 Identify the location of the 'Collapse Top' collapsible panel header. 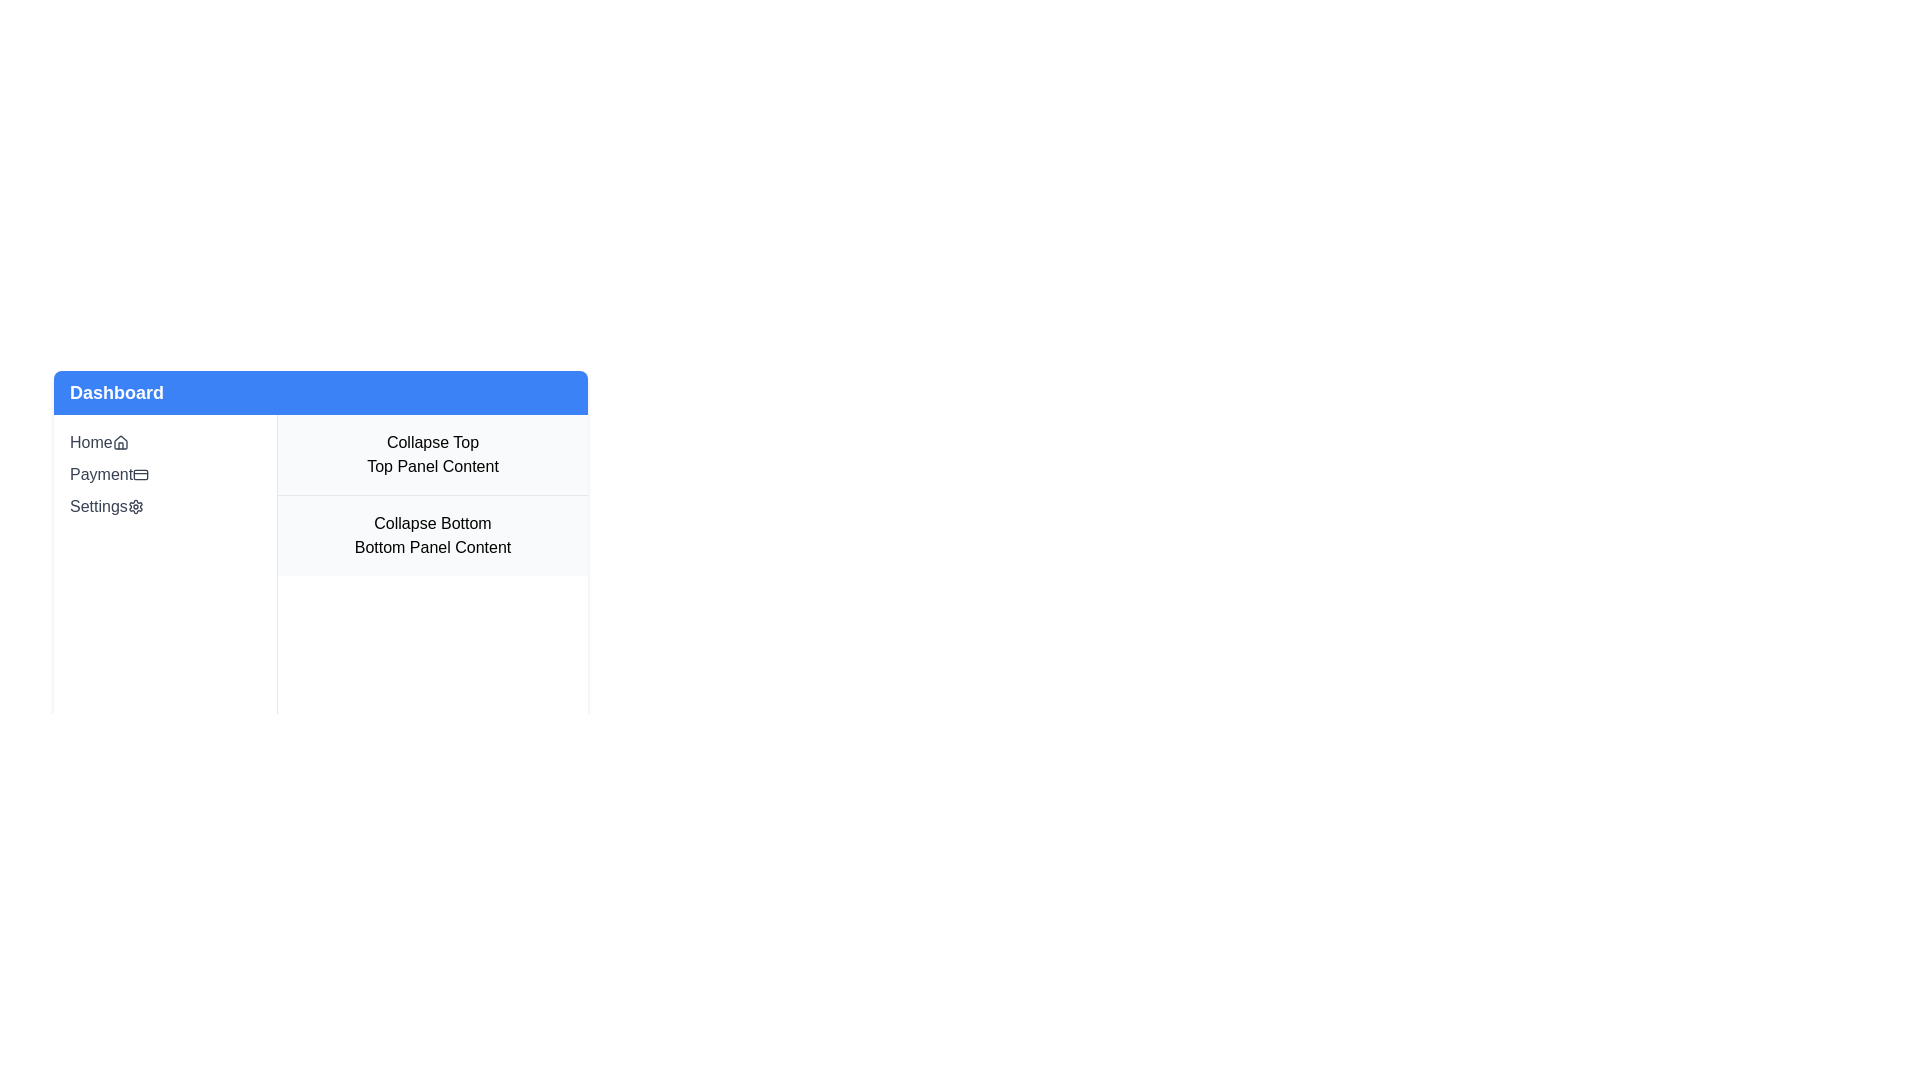
(431, 455).